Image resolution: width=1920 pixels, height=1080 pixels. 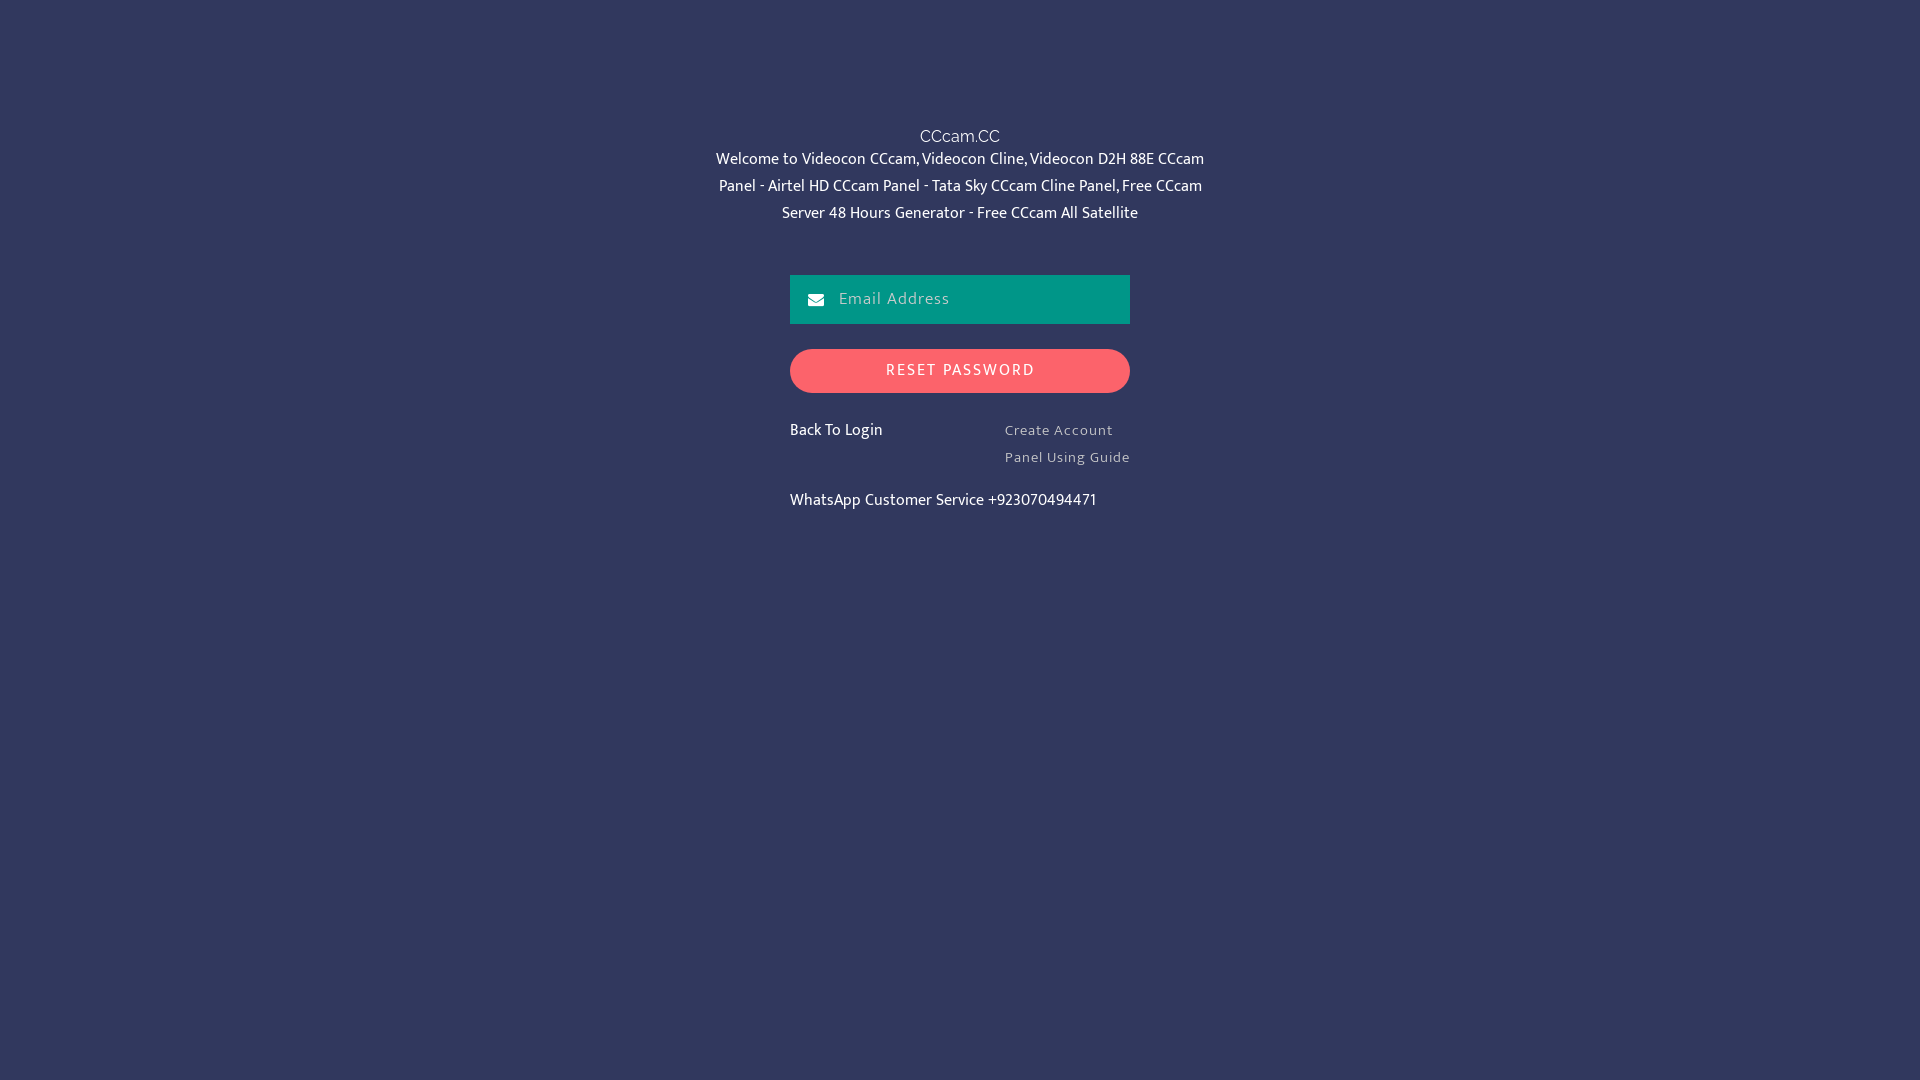 I want to click on 'CCcam.CC', so click(x=960, y=136).